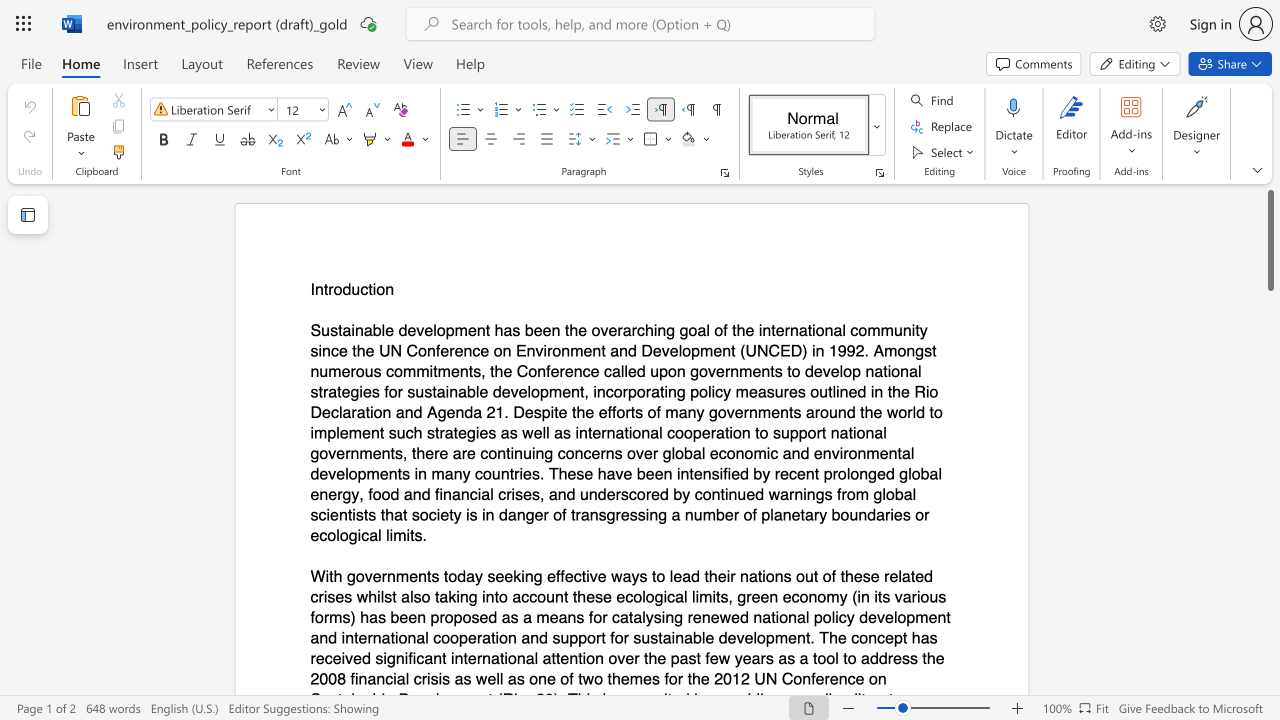 The image size is (1280, 720). Describe the element at coordinates (1269, 618) in the screenshot. I see `the scrollbar on the side` at that location.